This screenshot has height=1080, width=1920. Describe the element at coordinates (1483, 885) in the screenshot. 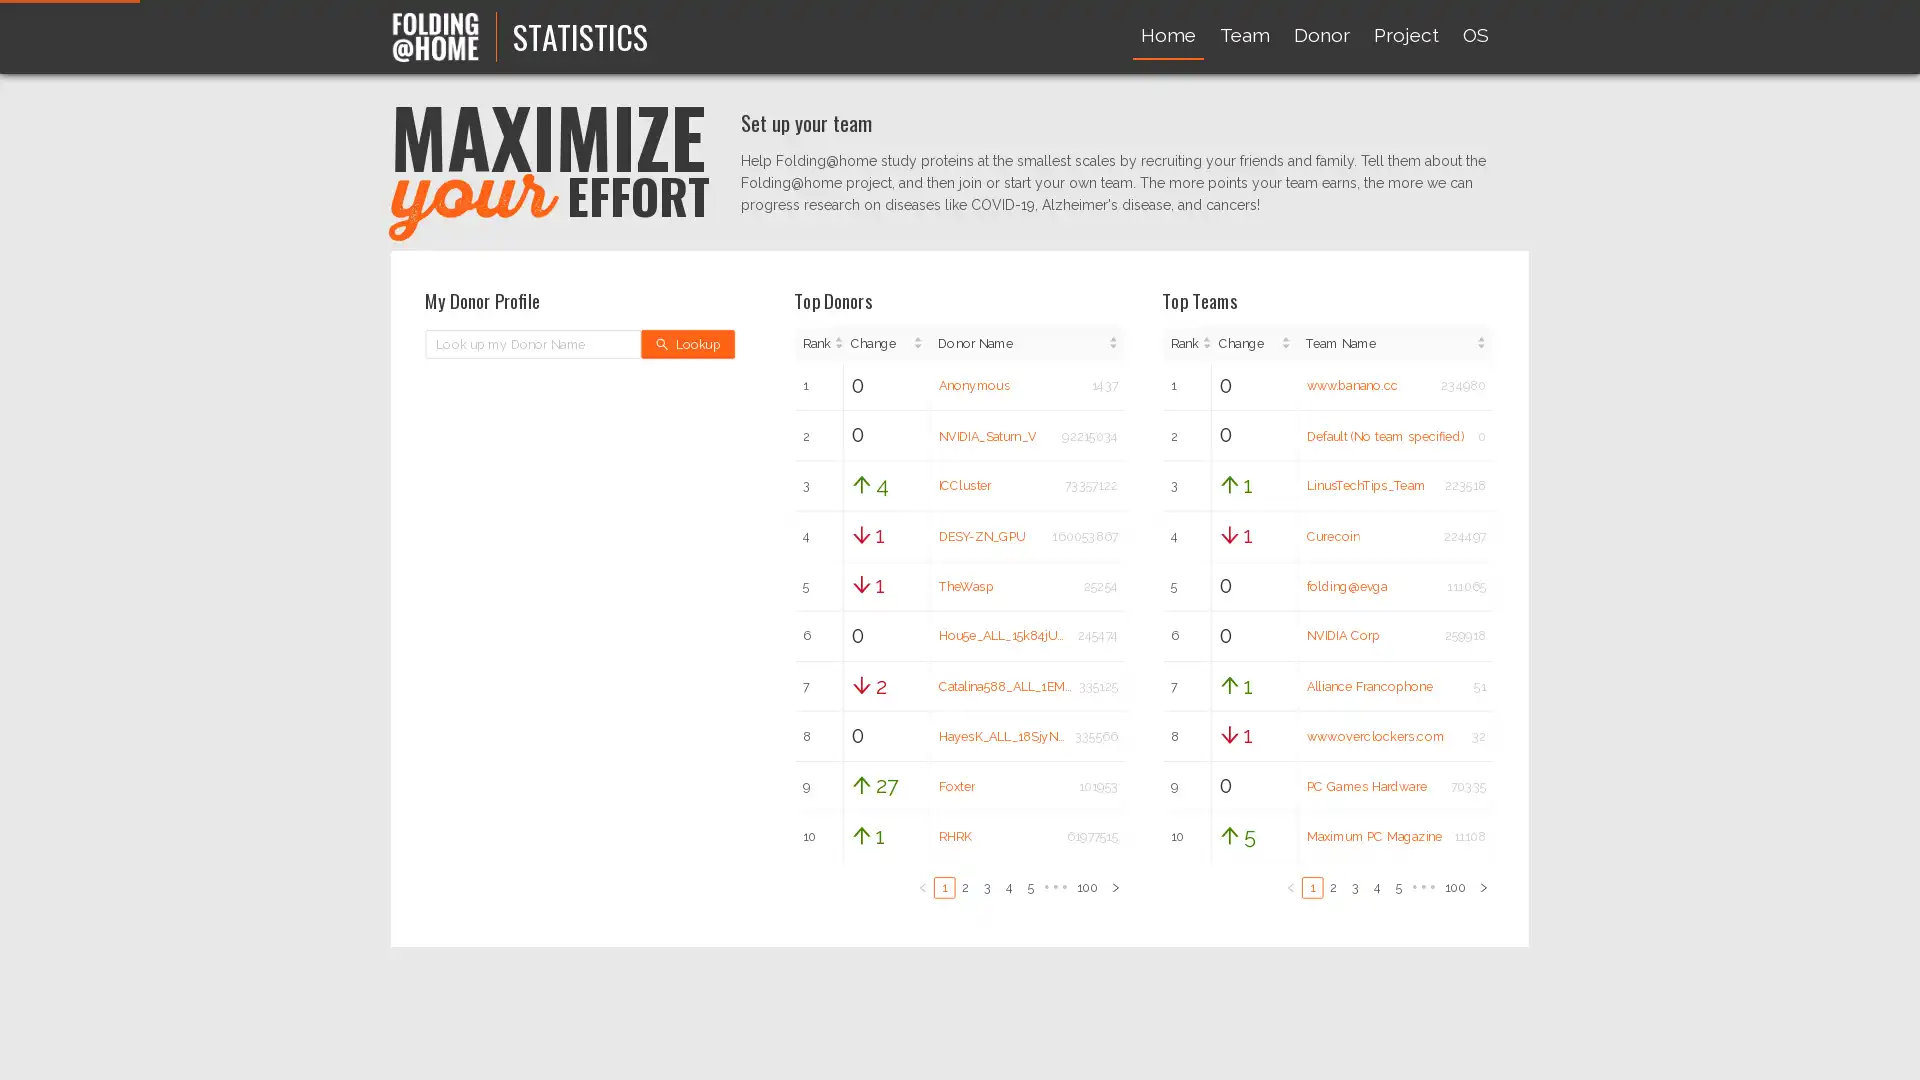

I see `right` at that location.